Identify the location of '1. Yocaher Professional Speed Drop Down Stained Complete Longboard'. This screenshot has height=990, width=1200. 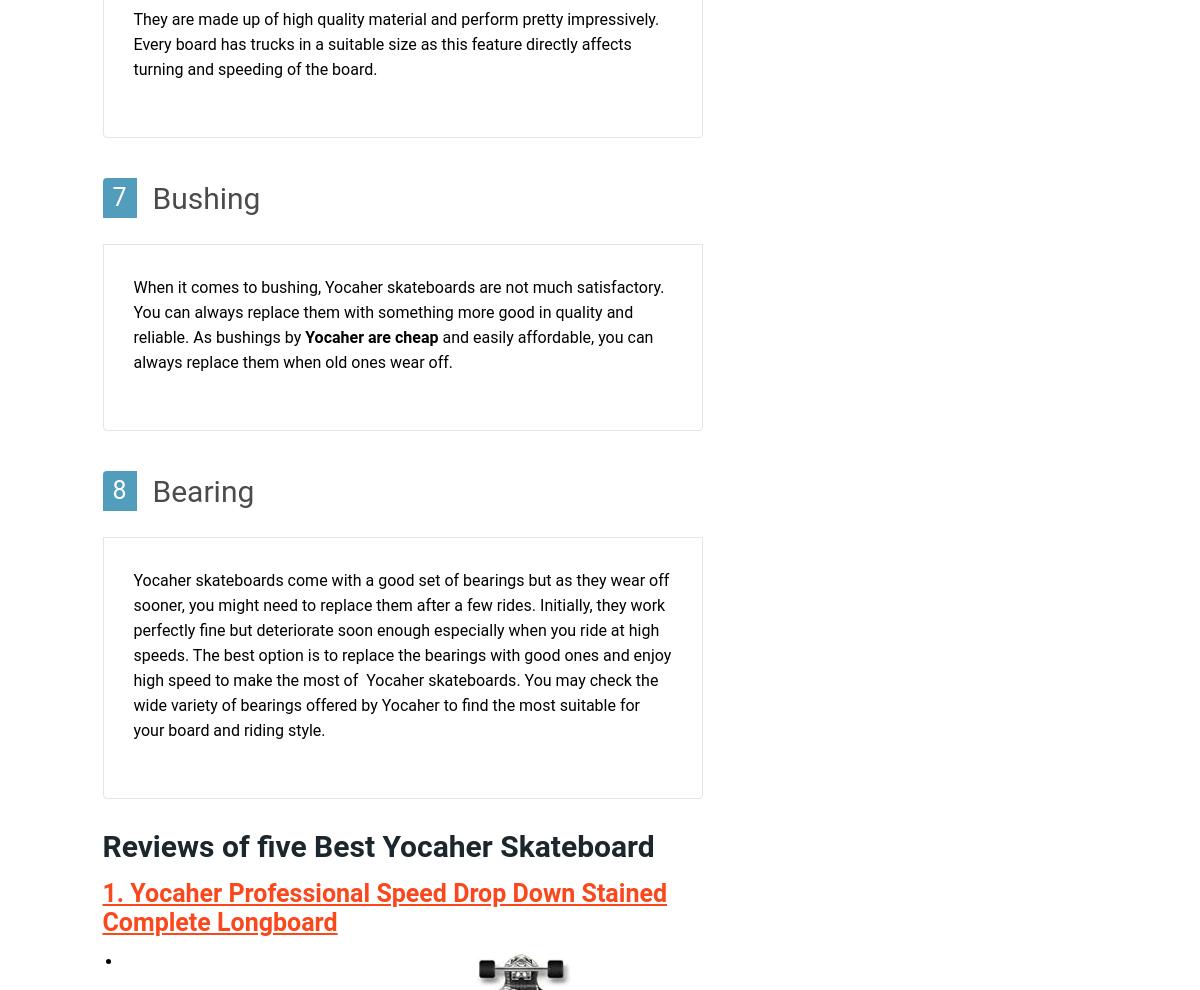
(384, 907).